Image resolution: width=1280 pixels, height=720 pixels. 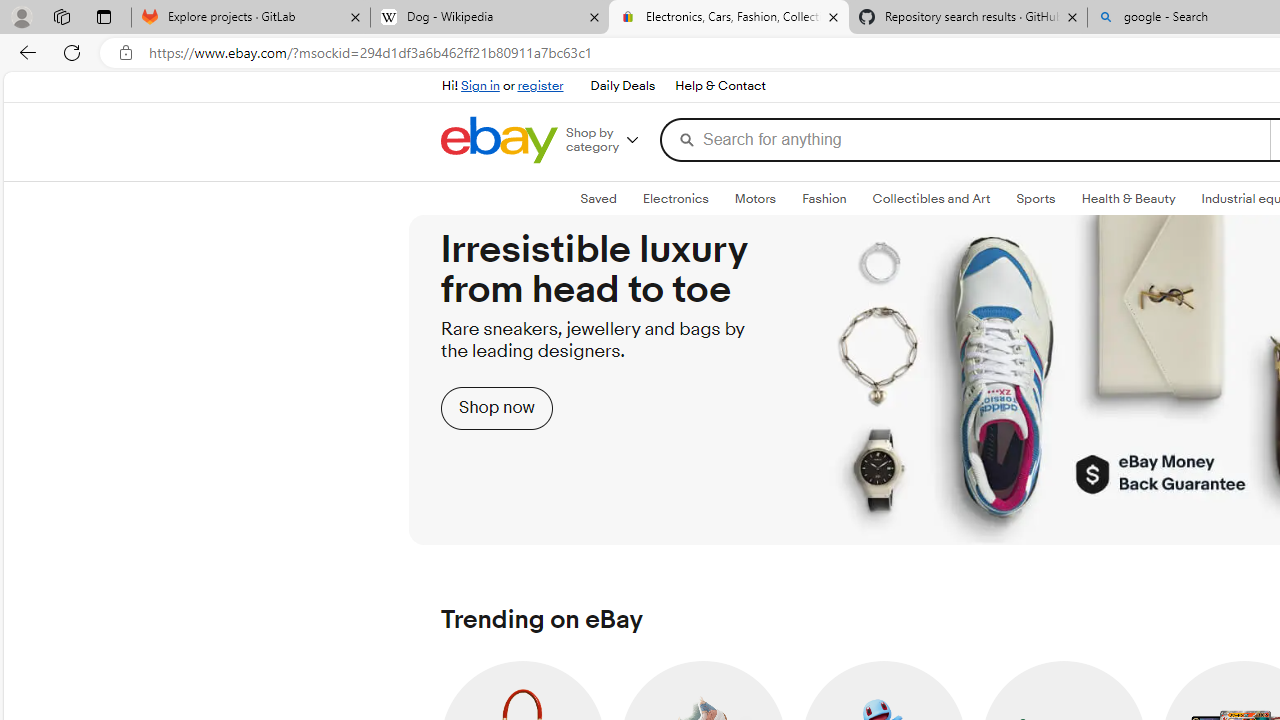 What do you see at coordinates (930, 199) in the screenshot?
I see `'Collectibles and Art'` at bounding box center [930, 199].